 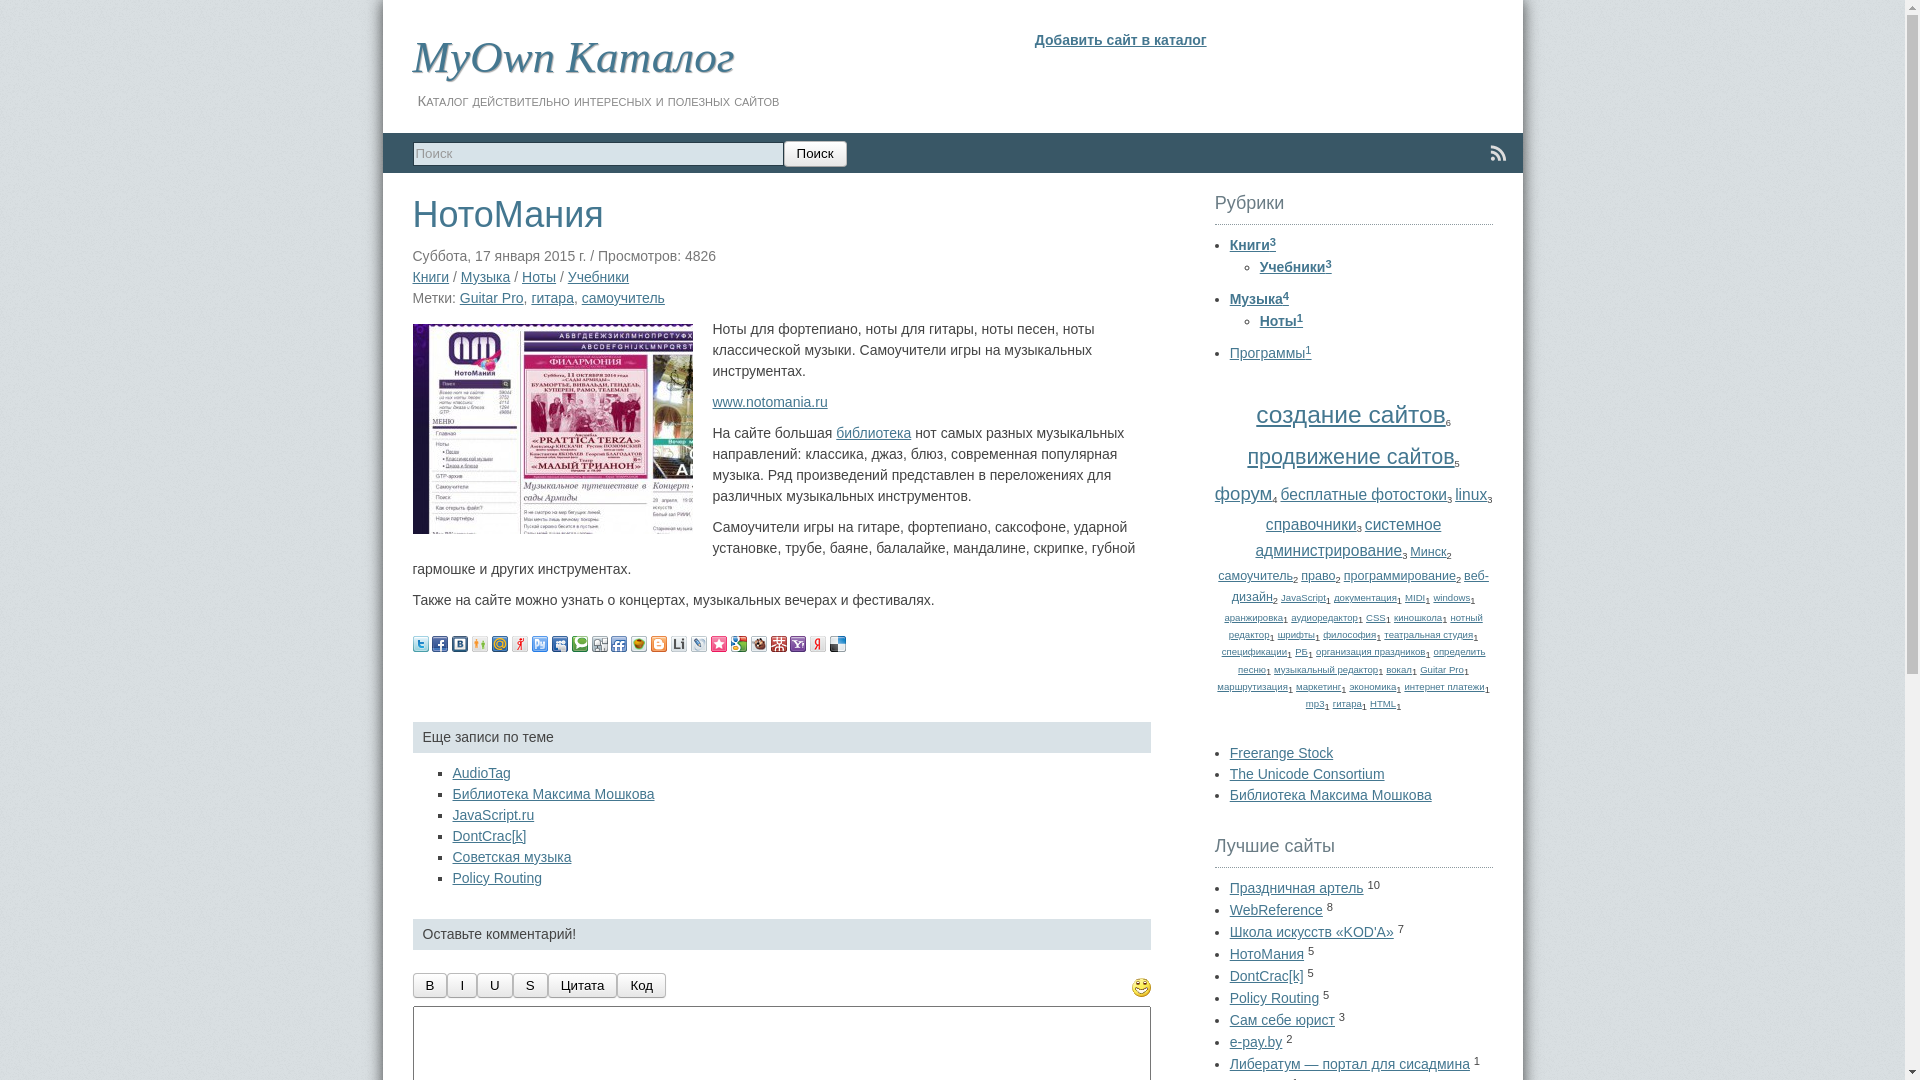 What do you see at coordinates (768, 401) in the screenshot?
I see `'www.notomania.ru'` at bounding box center [768, 401].